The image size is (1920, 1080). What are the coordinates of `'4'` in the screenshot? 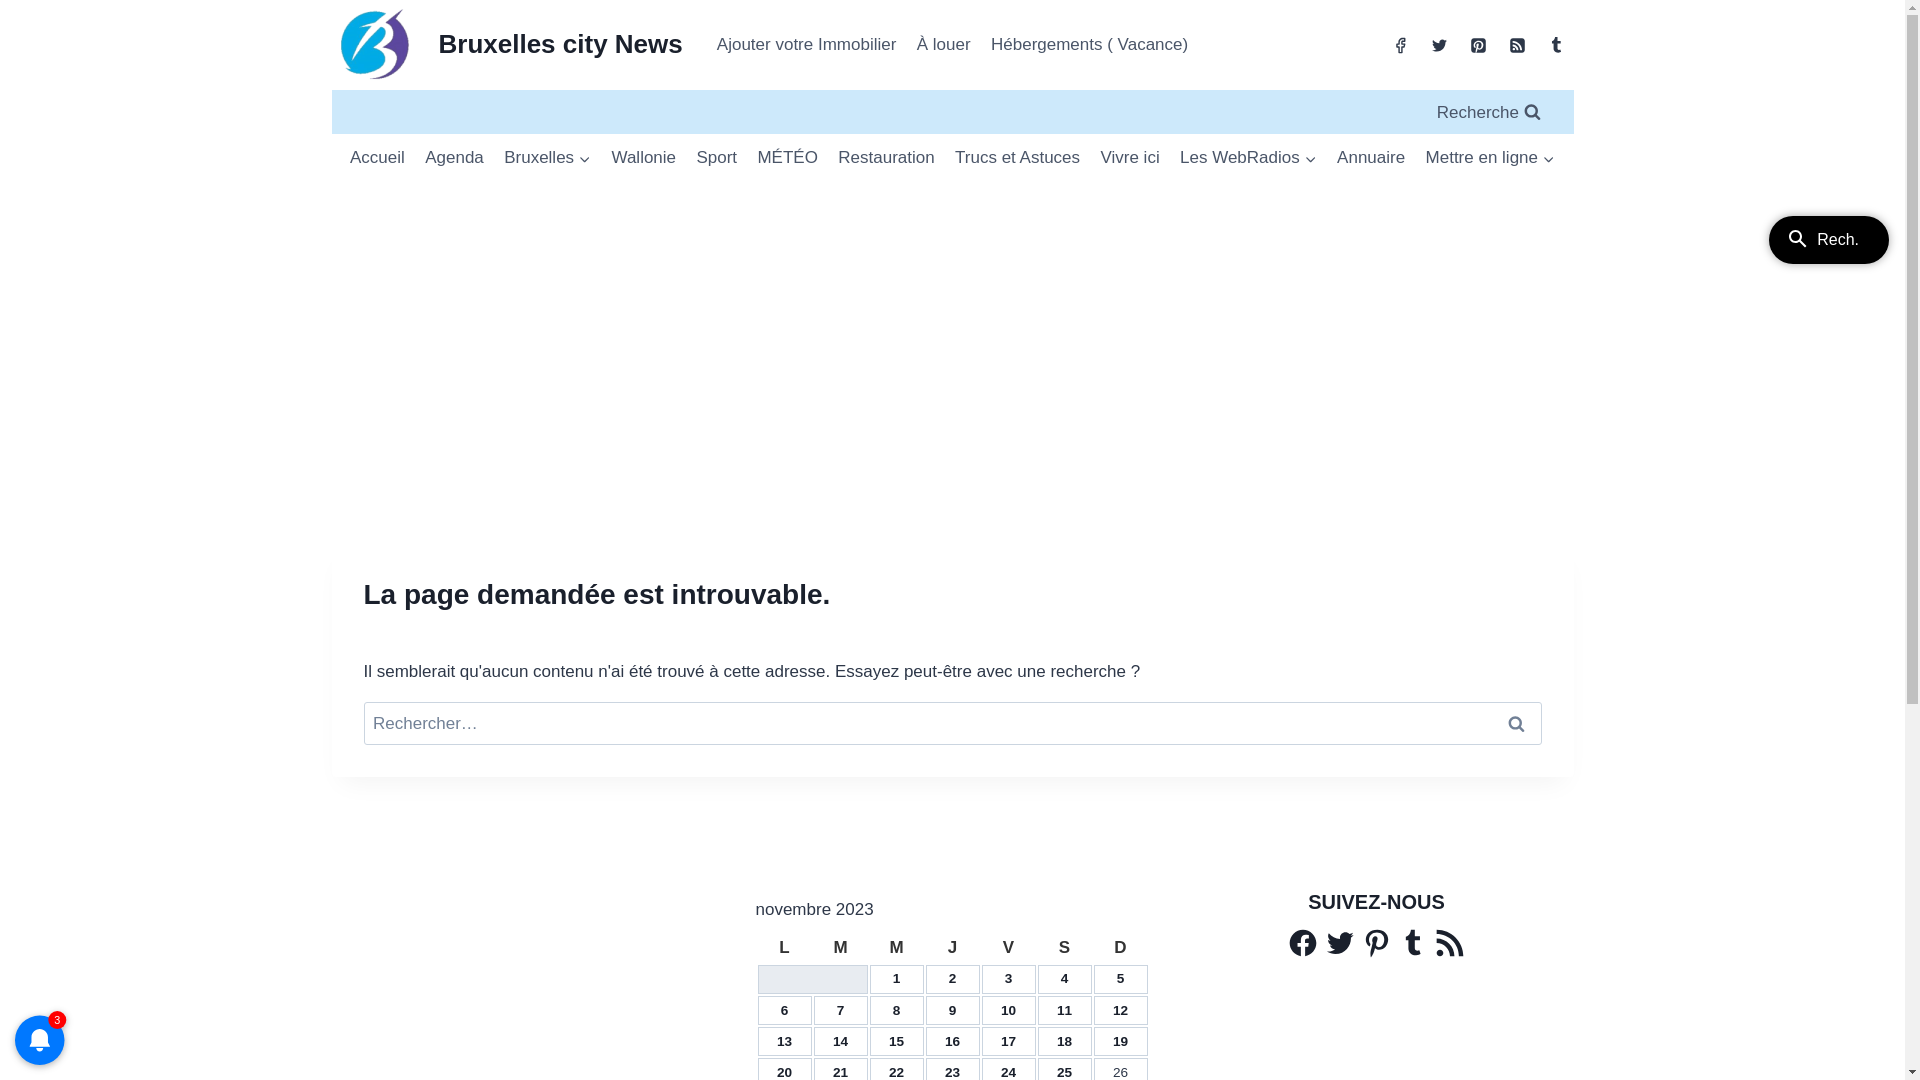 It's located at (1064, 977).